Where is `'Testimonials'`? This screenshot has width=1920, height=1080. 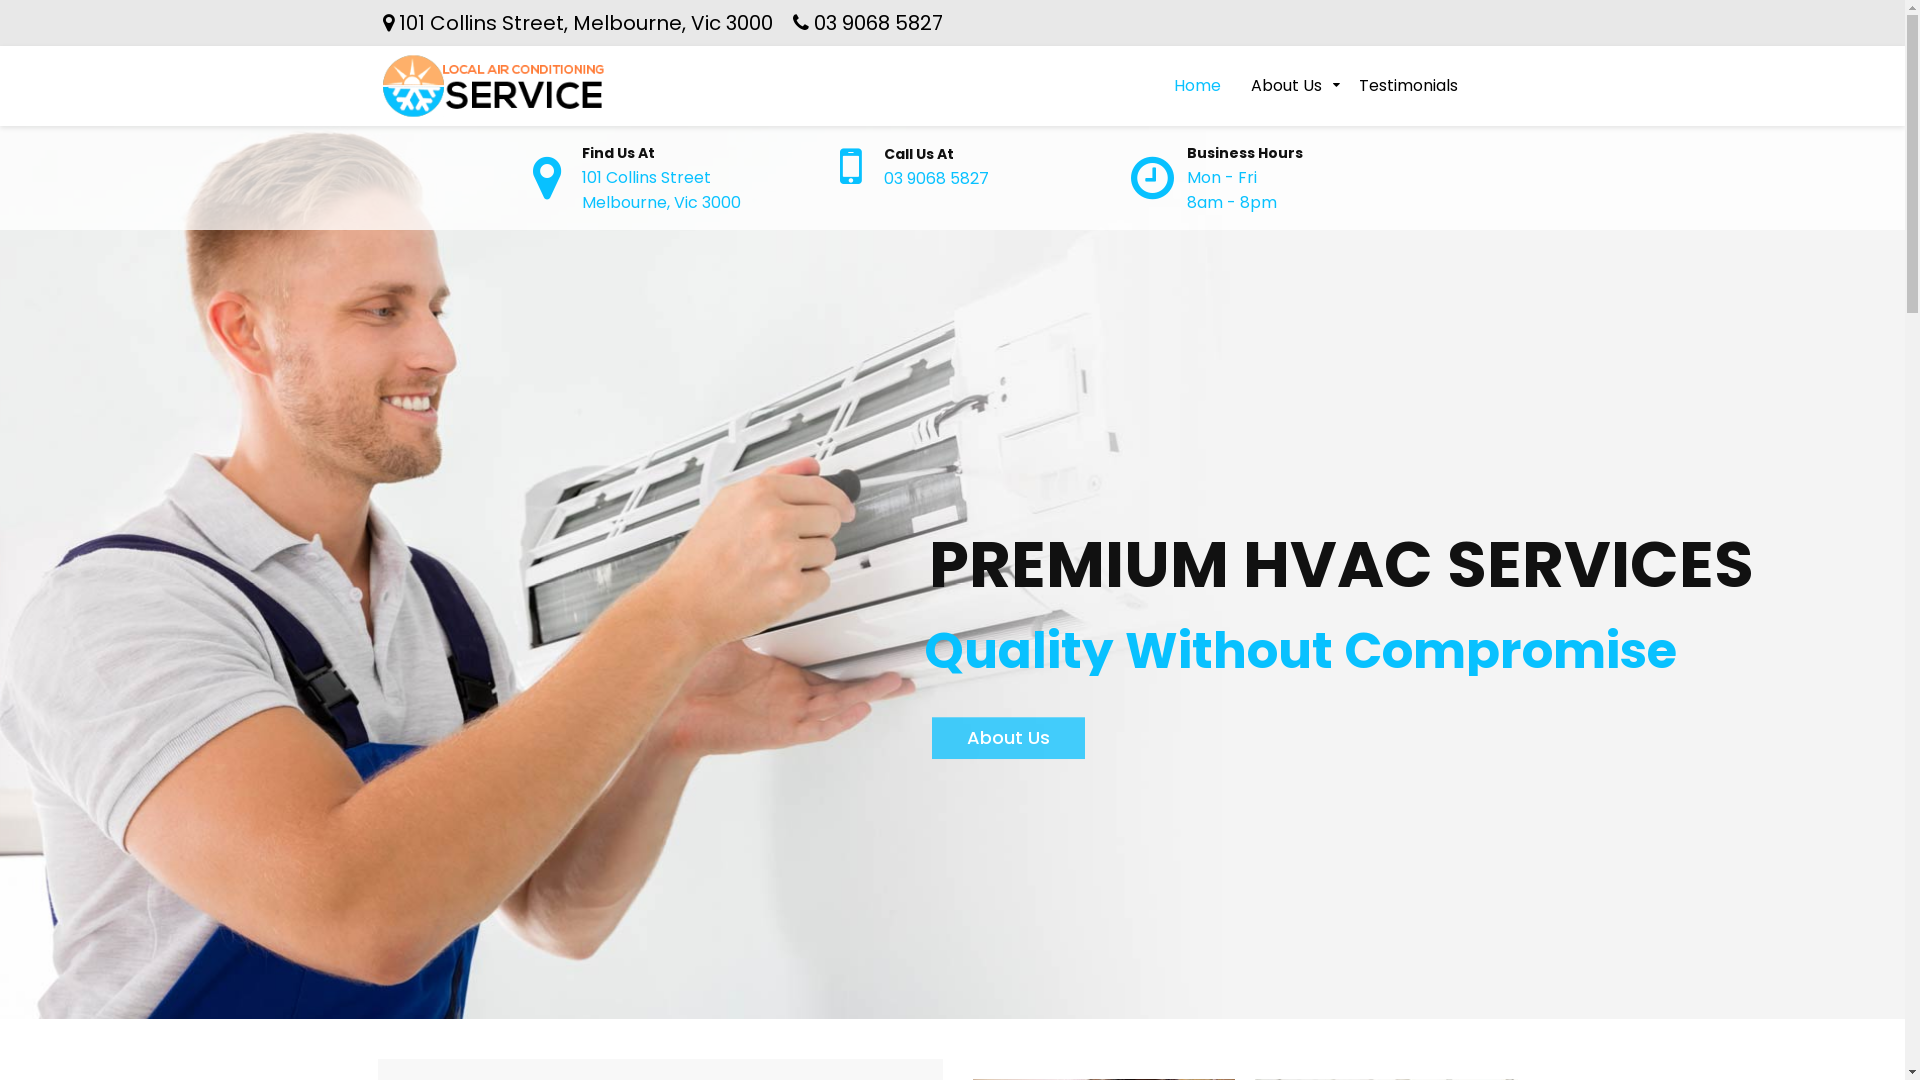
'Testimonials' is located at coordinates (1407, 84).